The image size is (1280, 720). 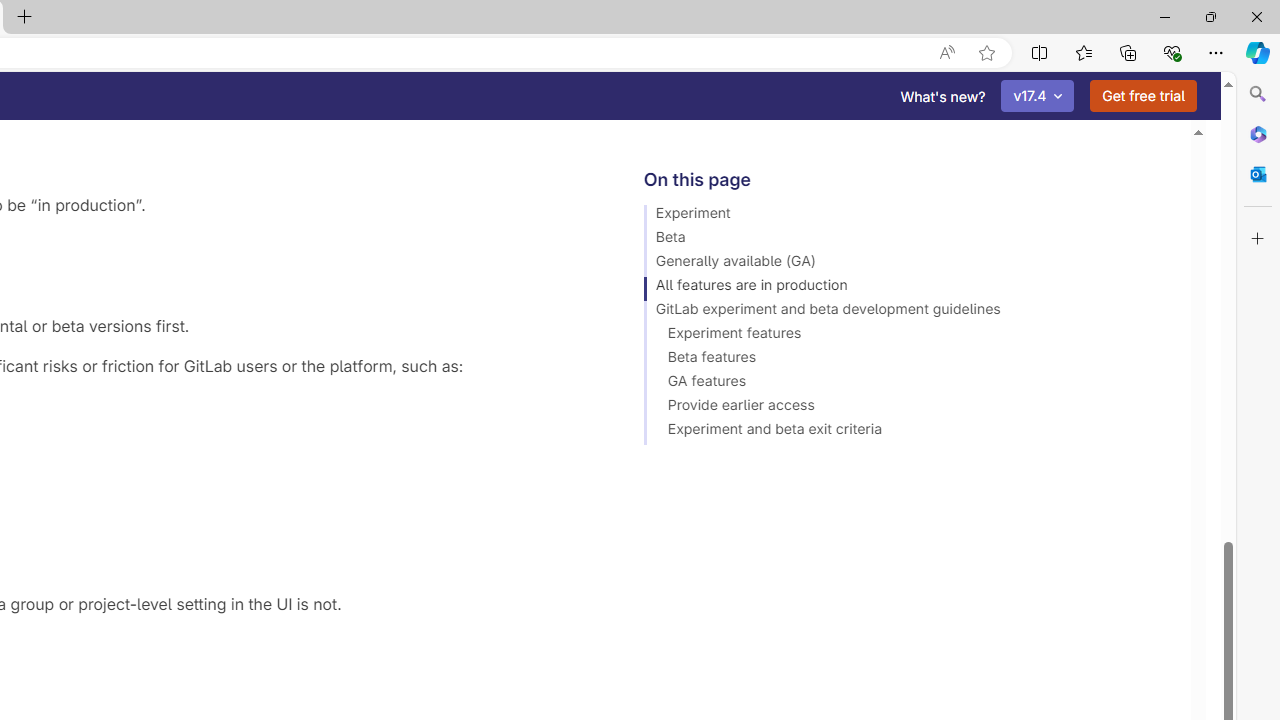 What do you see at coordinates (1038, 96) in the screenshot?
I see `'v17.4'` at bounding box center [1038, 96].